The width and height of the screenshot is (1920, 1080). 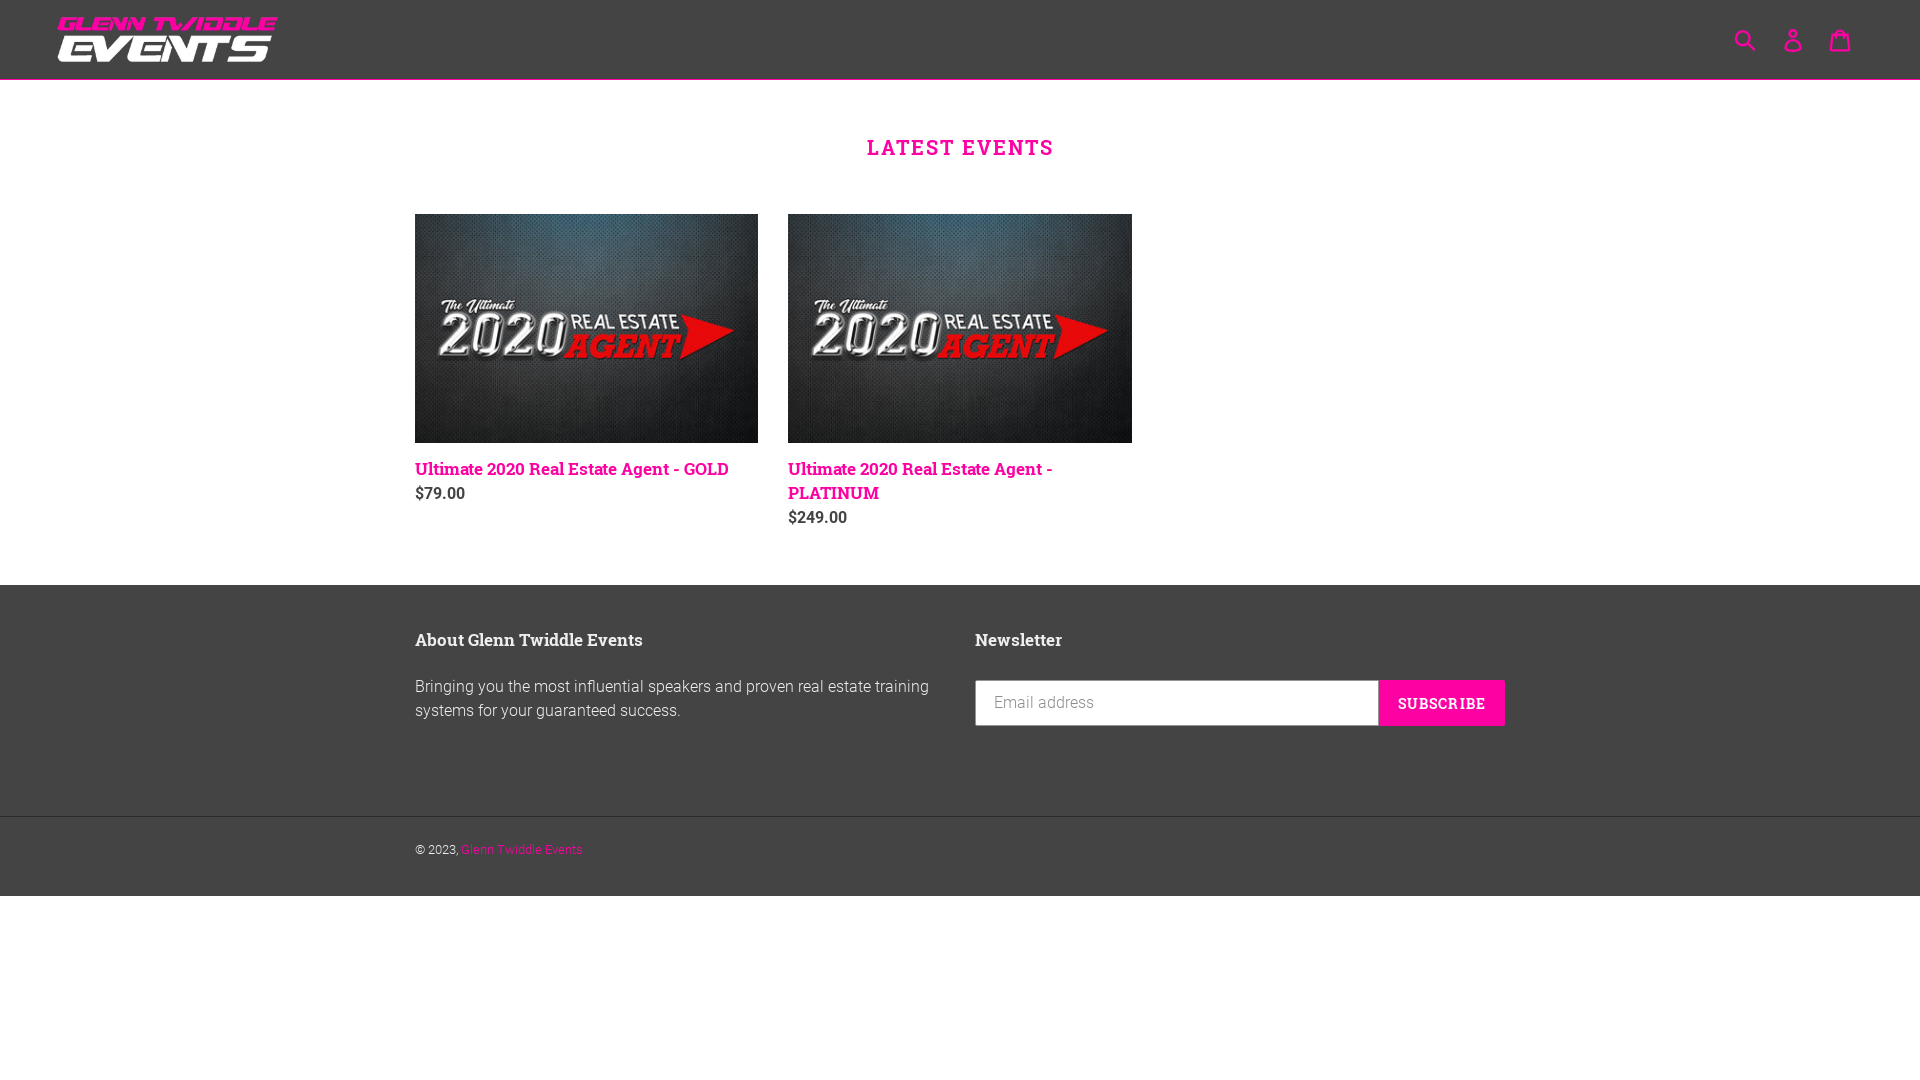 I want to click on 'Log in', so click(x=1794, y=38).